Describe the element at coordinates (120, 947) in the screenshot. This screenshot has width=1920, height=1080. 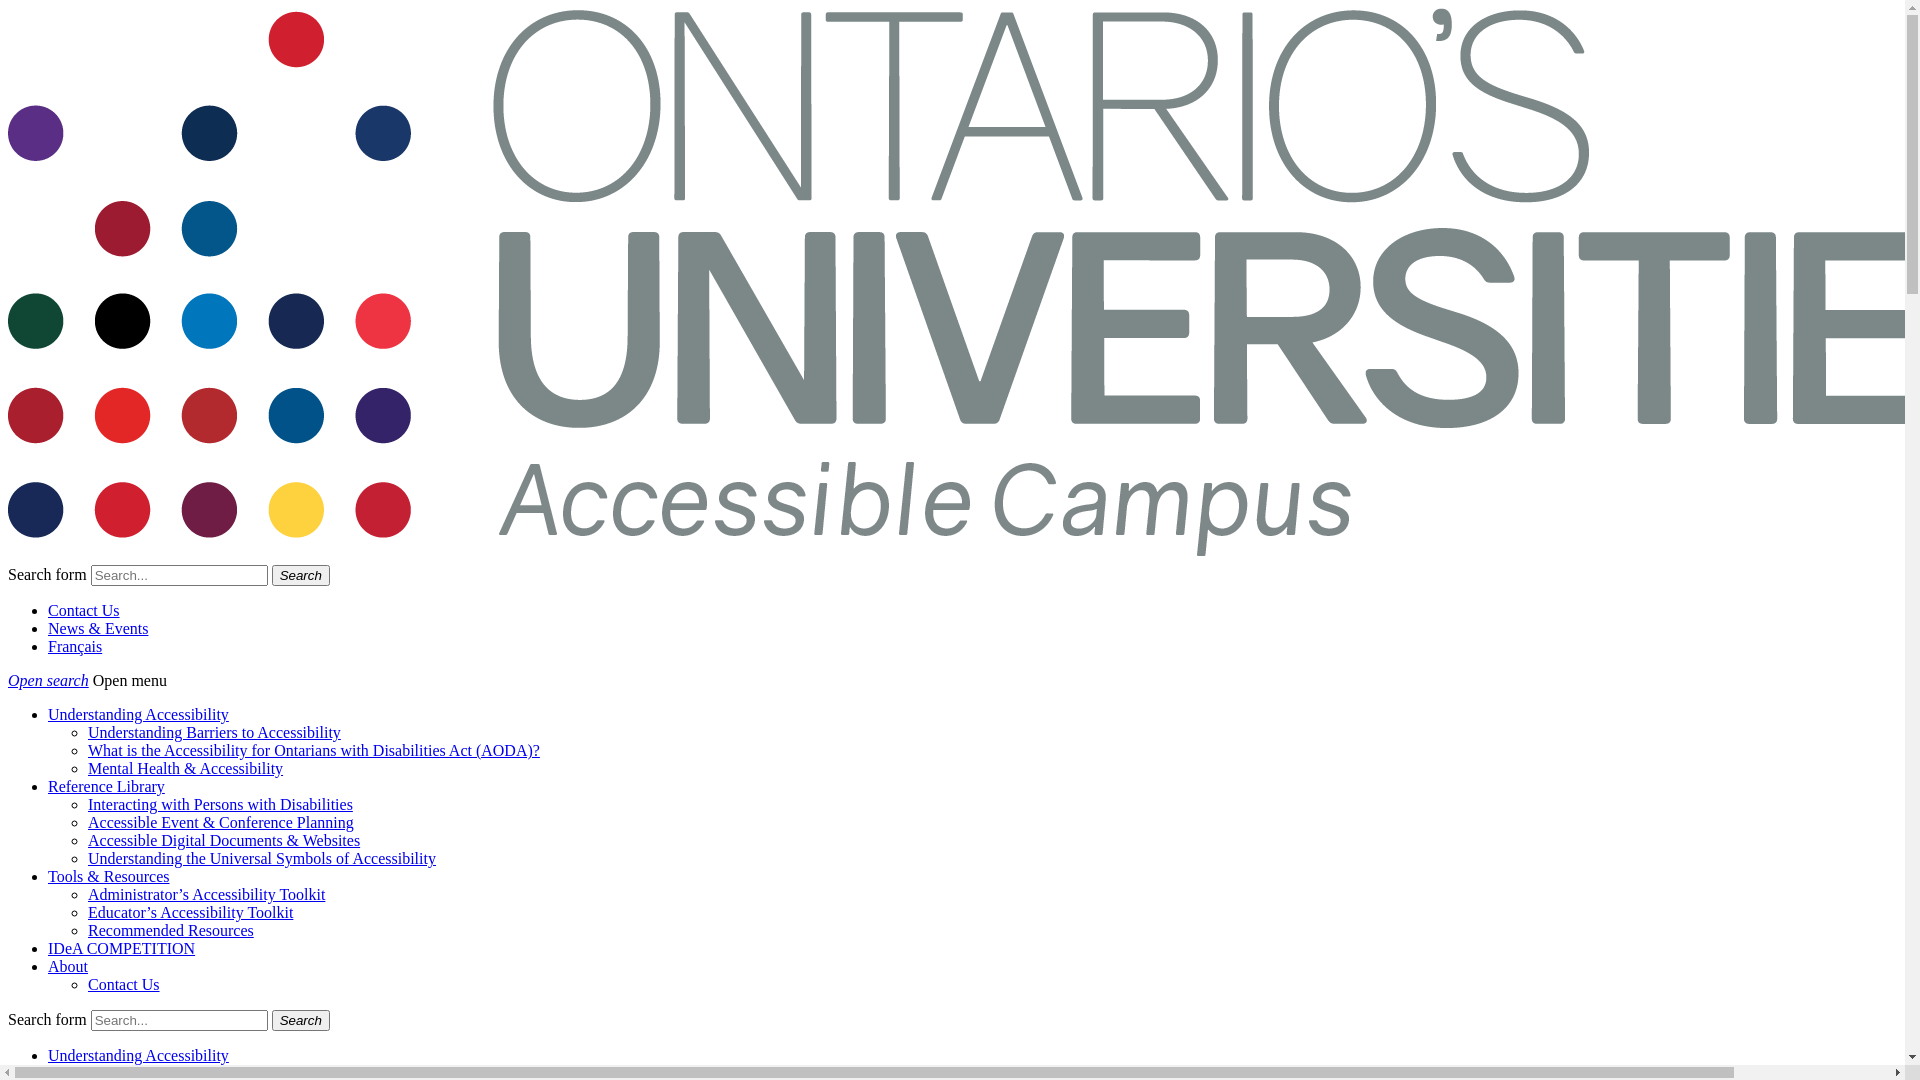
I see `'IDeA COMPETITION'` at that location.